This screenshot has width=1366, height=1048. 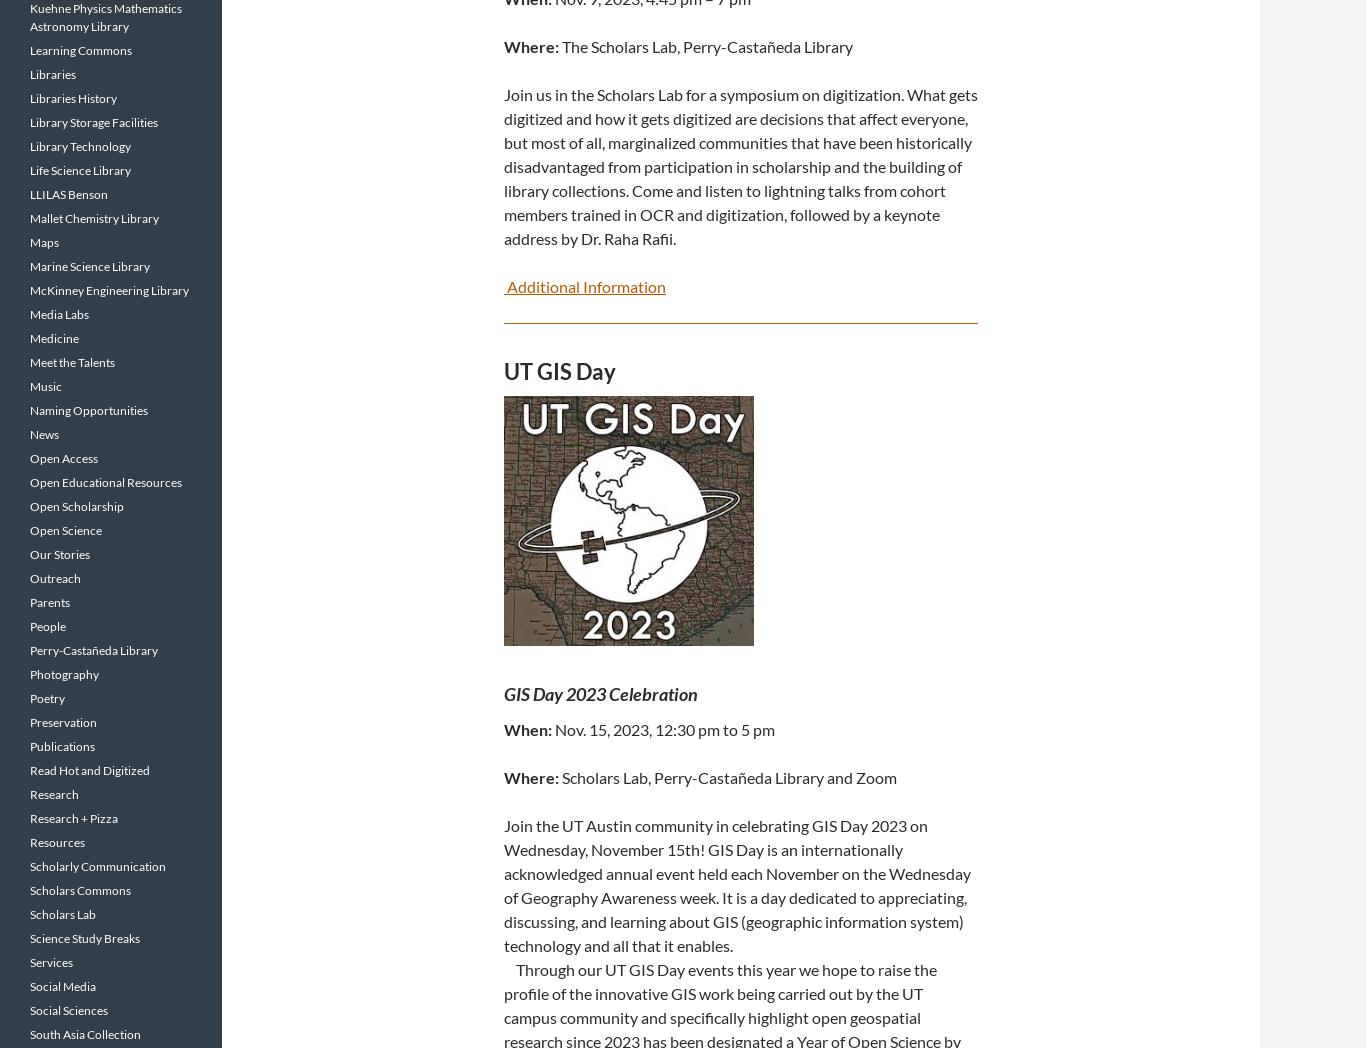 What do you see at coordinates (77, 506) in the screenshot?
I see `'Open Scholarship'` at bounding box center [77, 506].